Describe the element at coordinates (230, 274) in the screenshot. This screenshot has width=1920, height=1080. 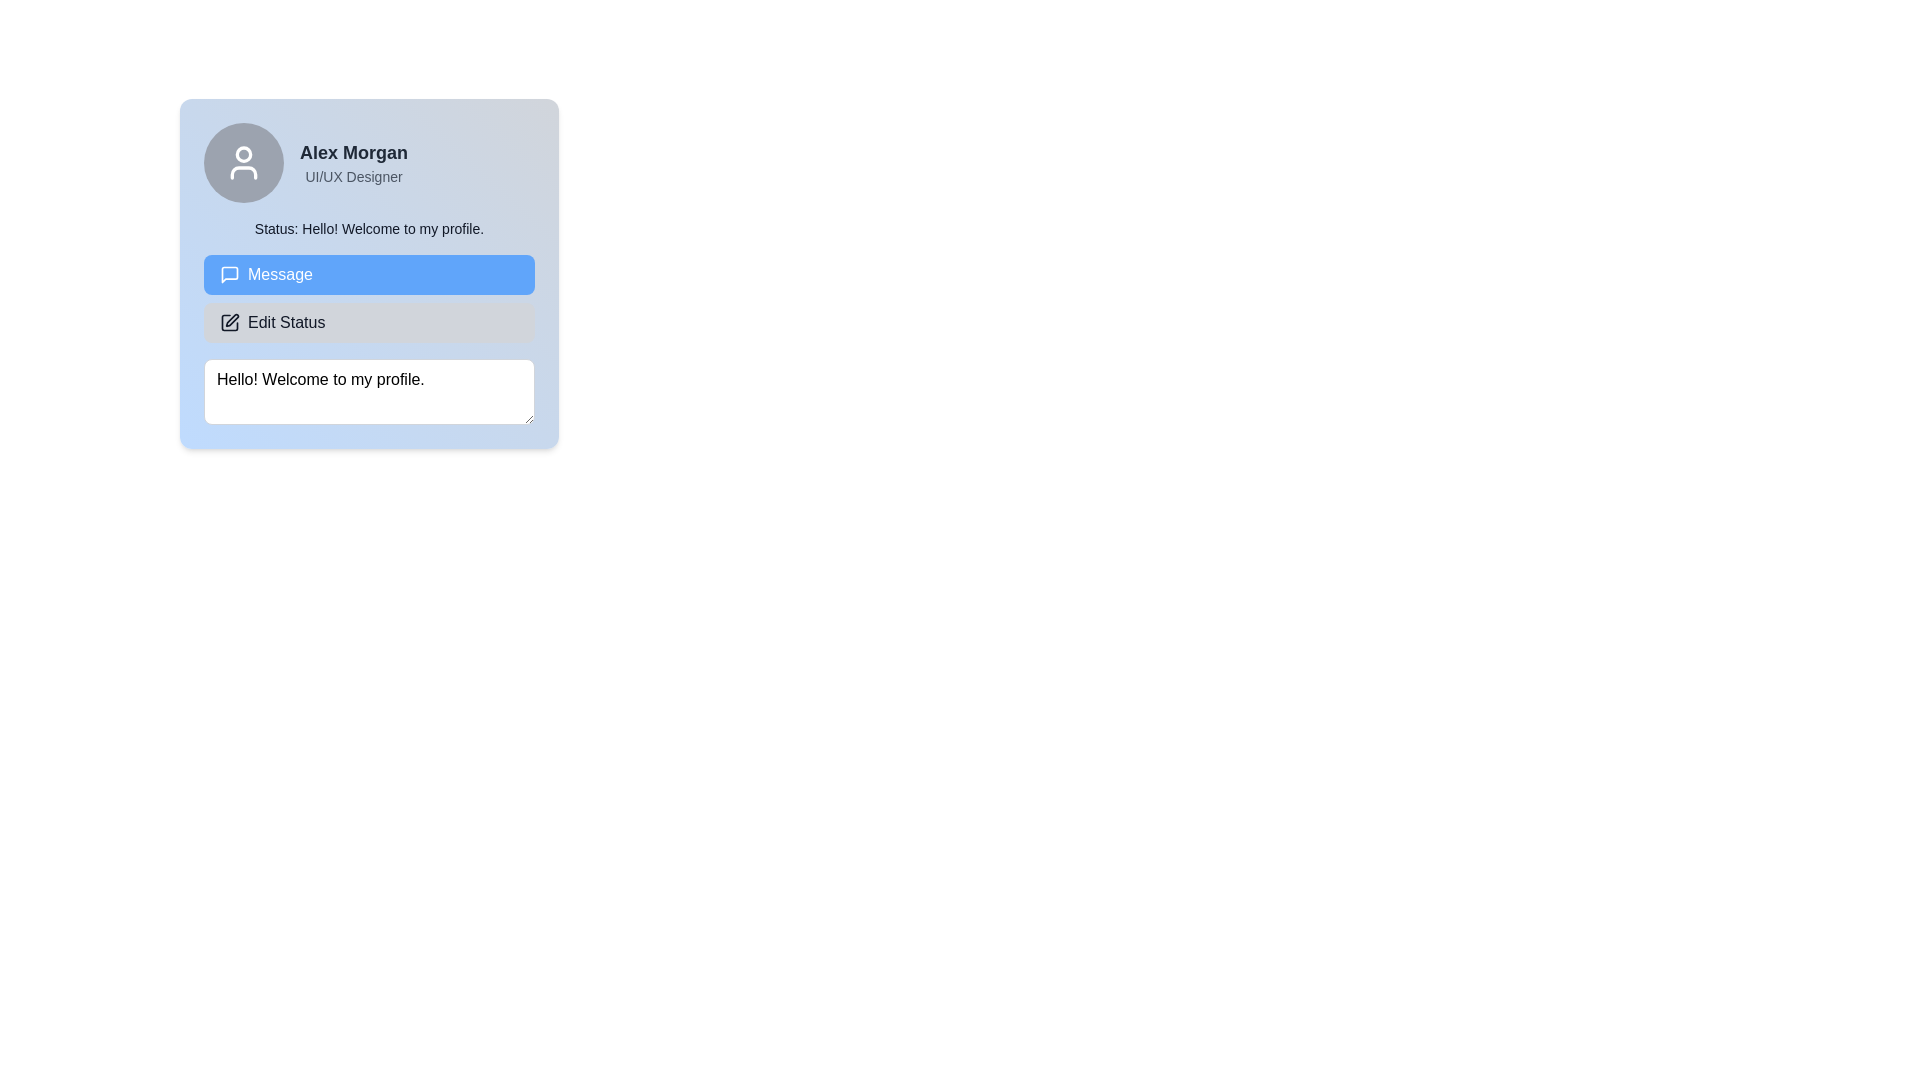
I see `the messaging icon located within the blue rectangular button labeled 'Message', positioned to the left of its text` at that location.